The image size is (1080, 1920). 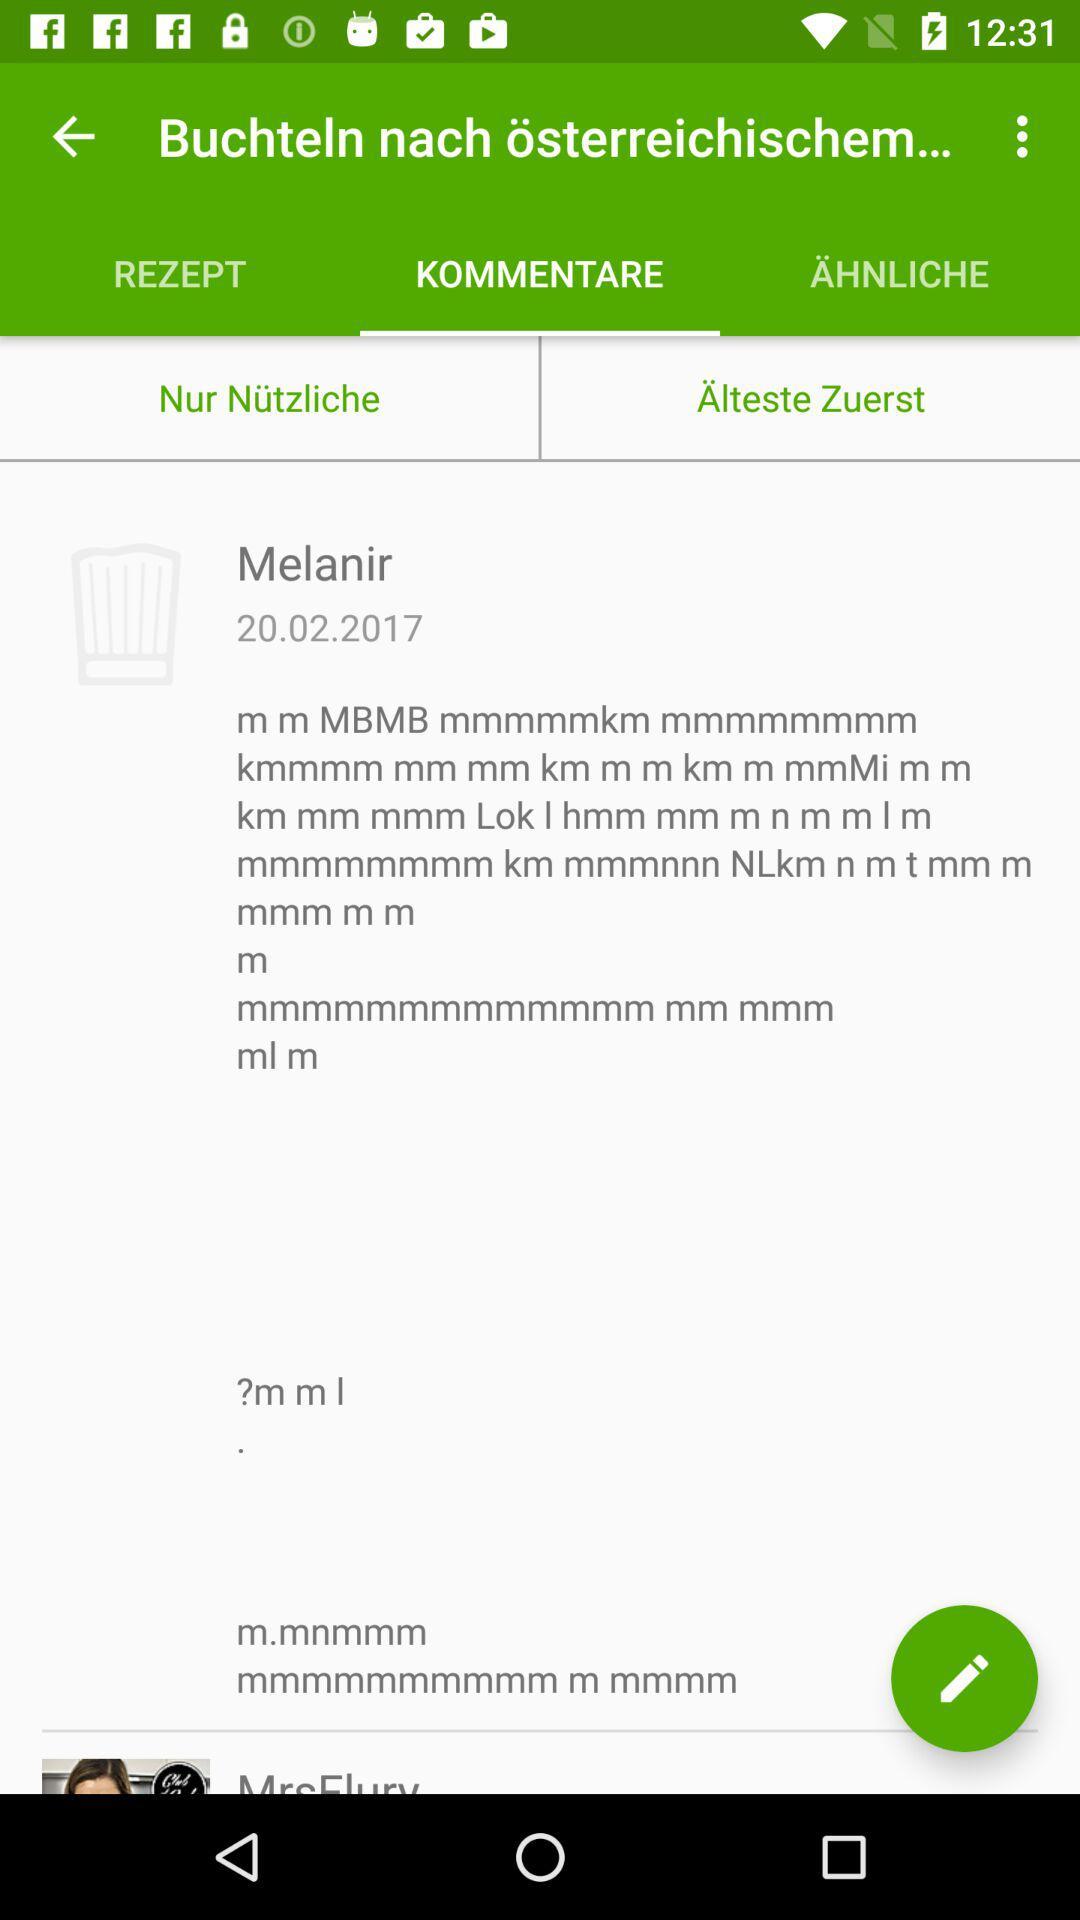 I want to click on the item next to mrsflury icon, so click(x=963, y=1678).